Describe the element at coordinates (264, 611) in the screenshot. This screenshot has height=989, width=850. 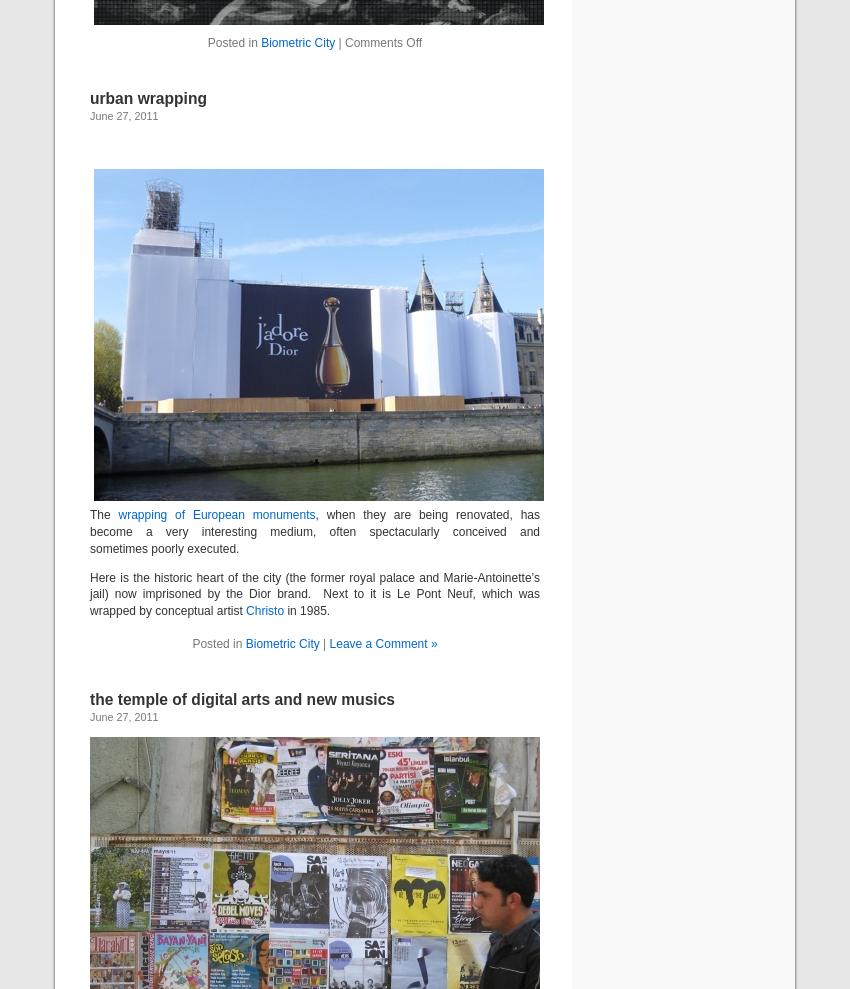
I see `'Christo'` at that location.